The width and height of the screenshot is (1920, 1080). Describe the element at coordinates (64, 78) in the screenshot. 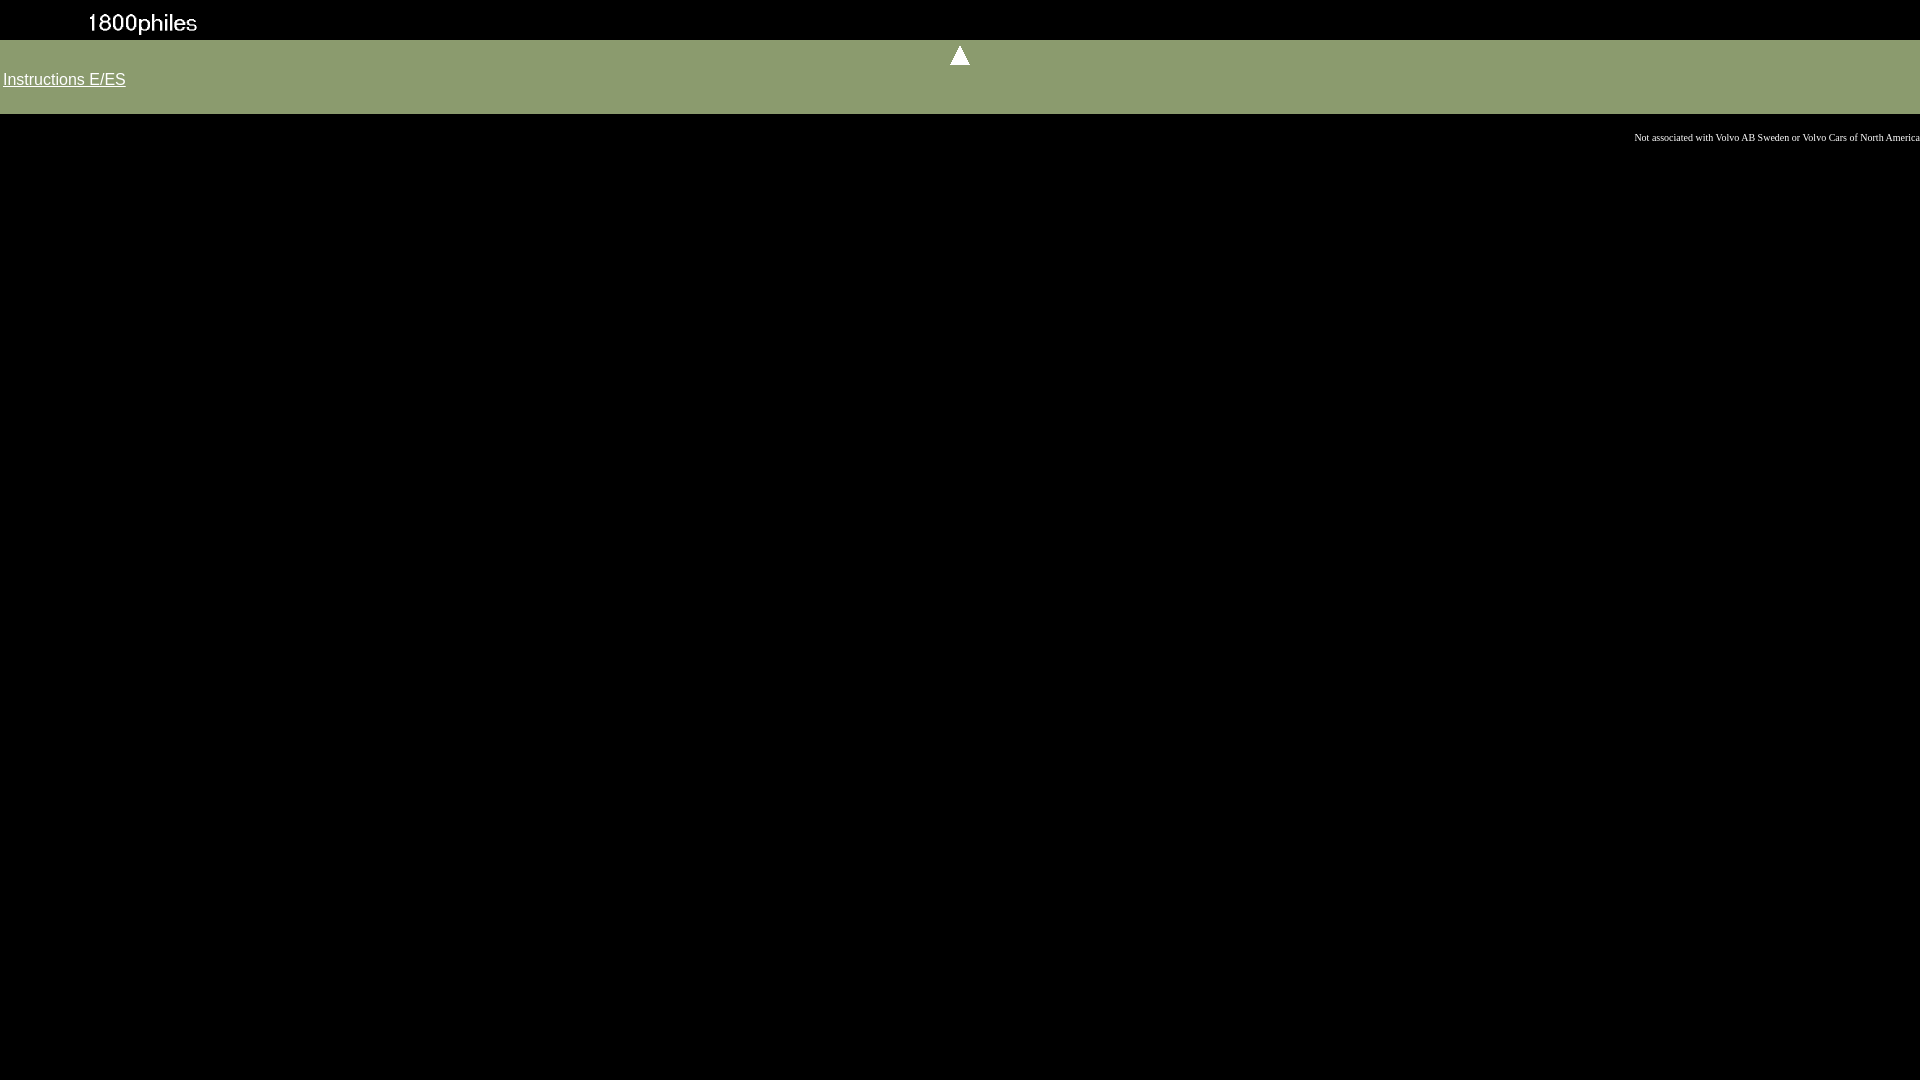

I see `'Instructions E/ES'` at that location.